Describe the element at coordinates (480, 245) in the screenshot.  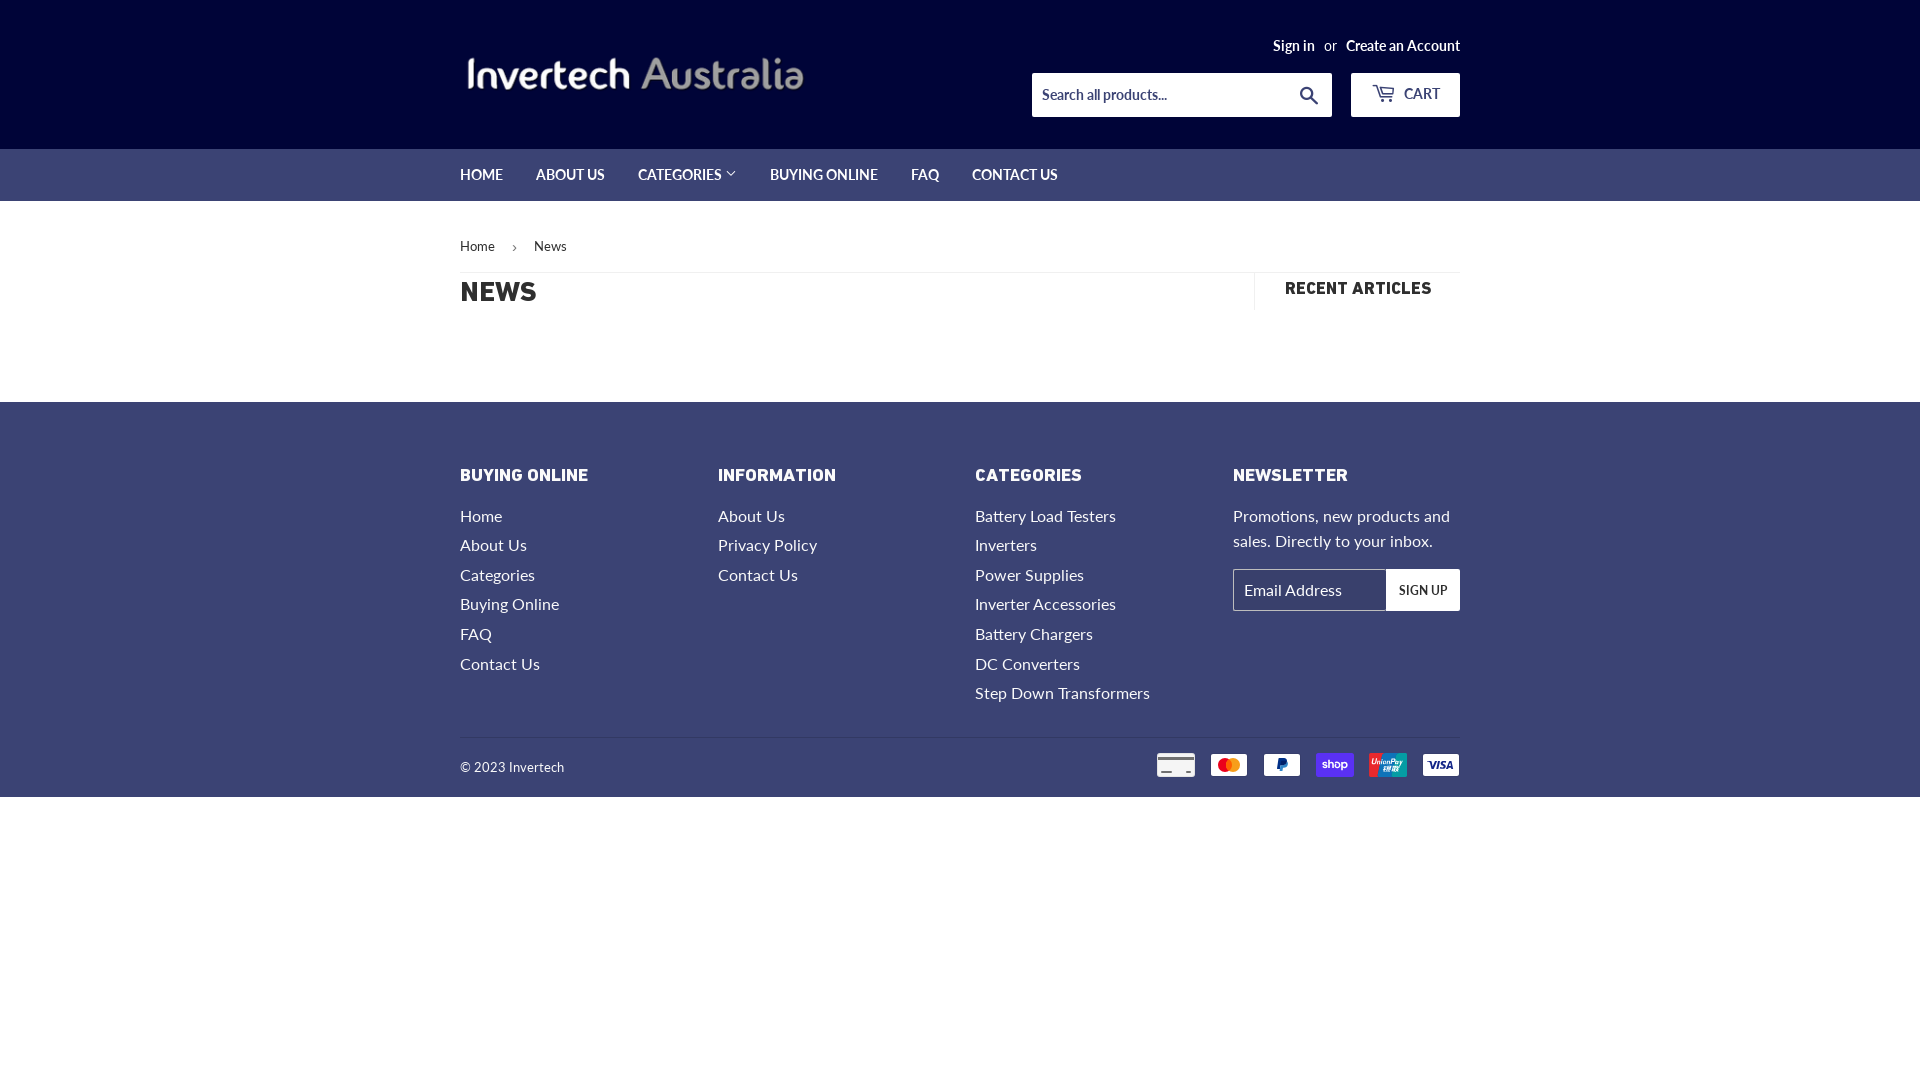
I see `'Home'` at that location.